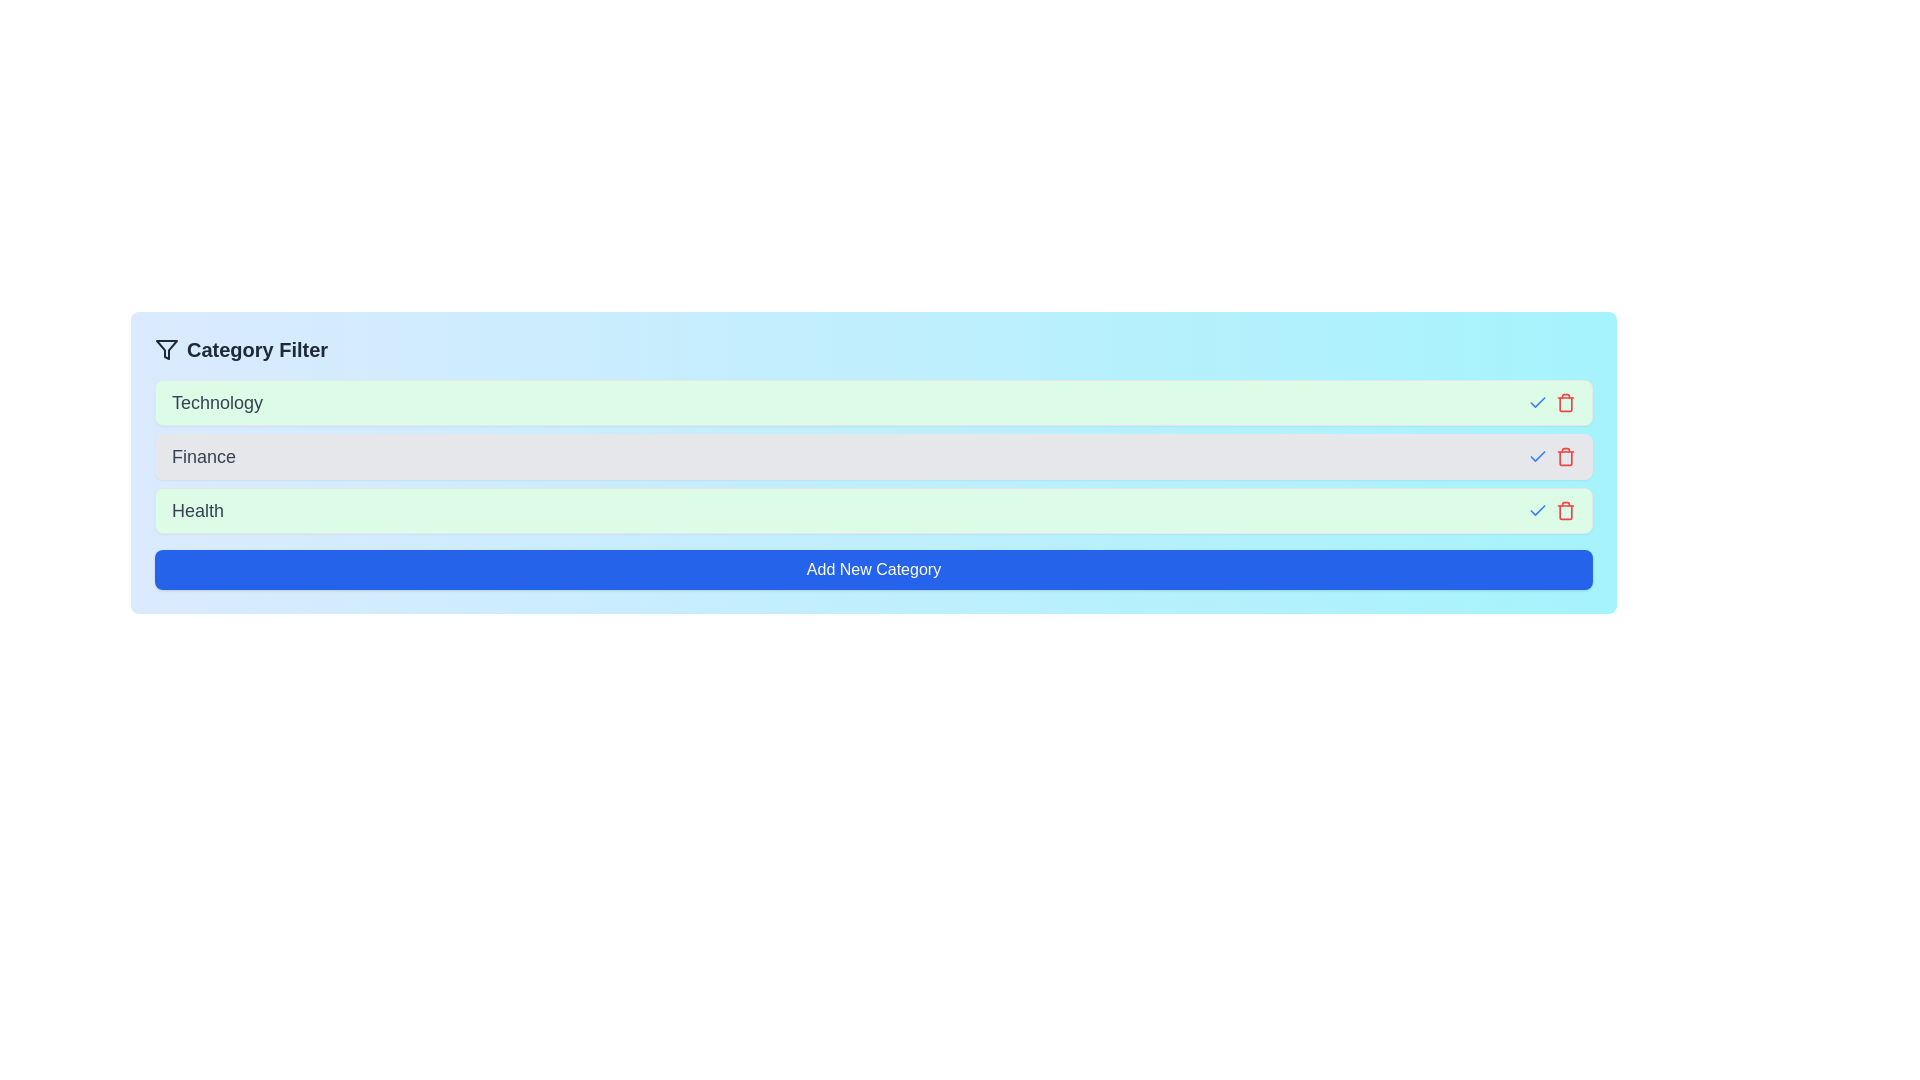 This screenshot has width=1920, height=1080. Describe the element at coordinates (873, 570) in the screenshot. I see `the 'Add New Category' button` at that location.